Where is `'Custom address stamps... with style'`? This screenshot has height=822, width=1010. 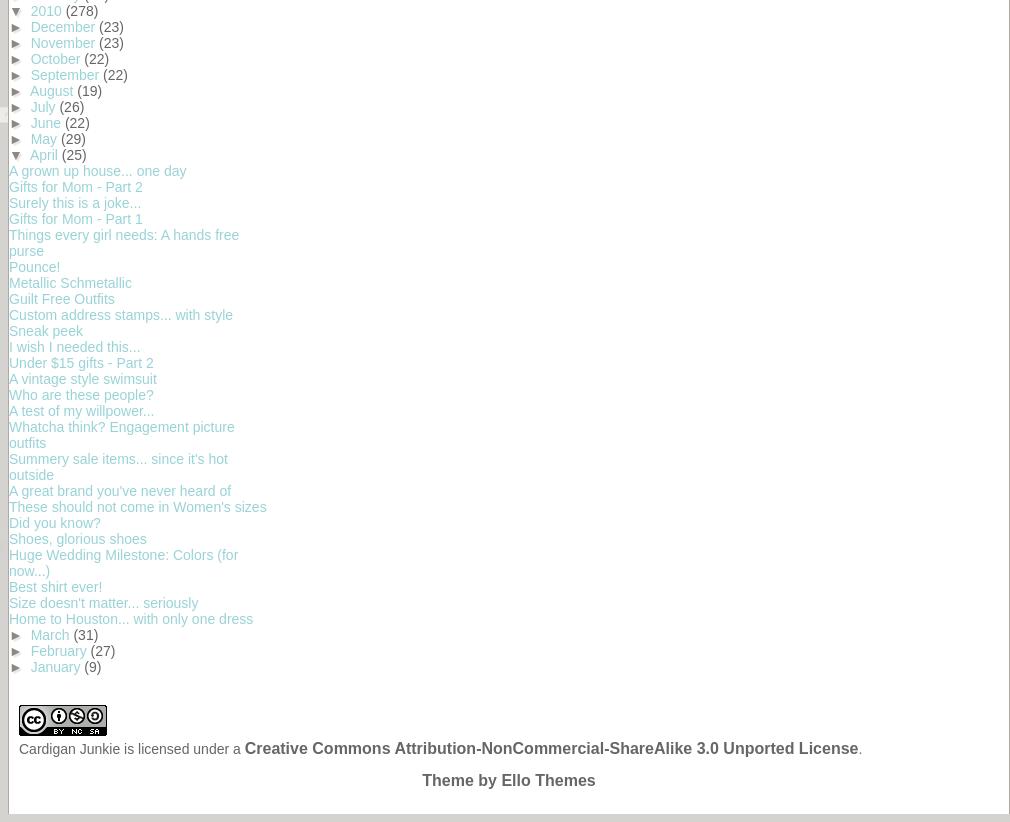 'Custom address stamps... with style' is located at coordinates (119, 314).